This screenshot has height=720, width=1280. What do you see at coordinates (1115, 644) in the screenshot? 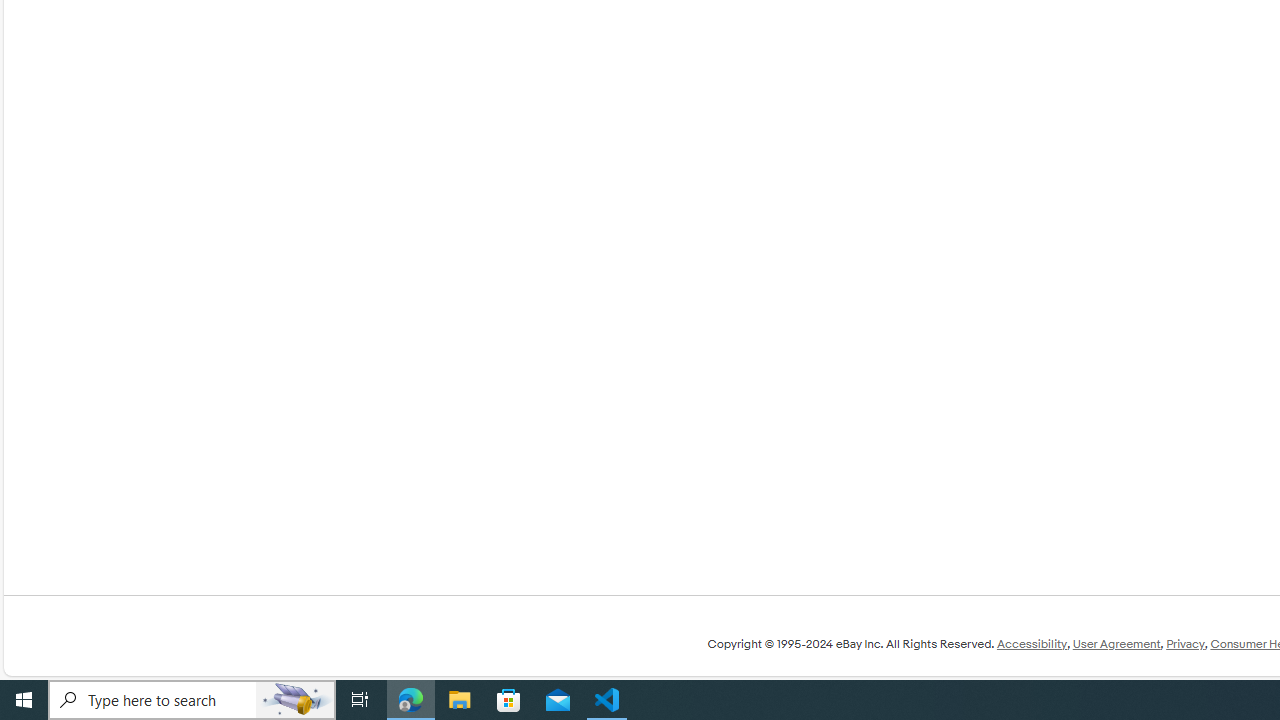
I see `'User Agreement'` at bounding box center [1115, 644].